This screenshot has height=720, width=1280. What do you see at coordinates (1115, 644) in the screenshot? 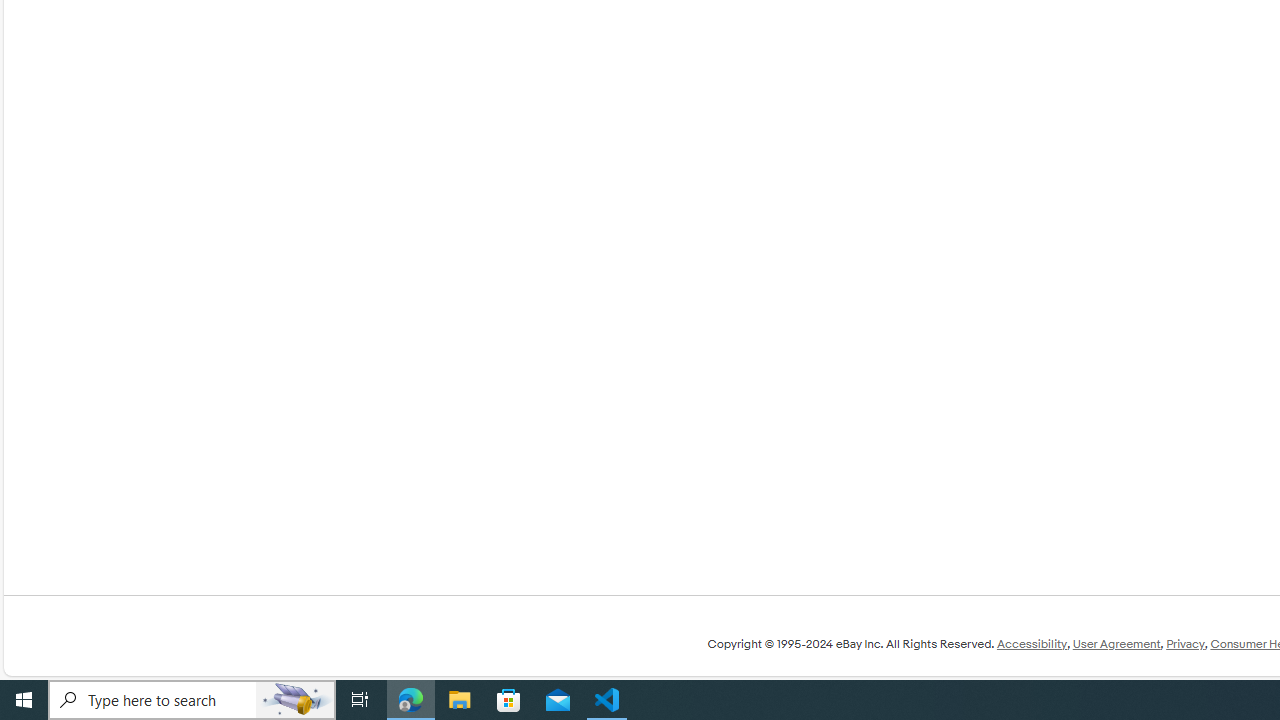
I see `'User Agreement'` at bounding box center [1115, 644].